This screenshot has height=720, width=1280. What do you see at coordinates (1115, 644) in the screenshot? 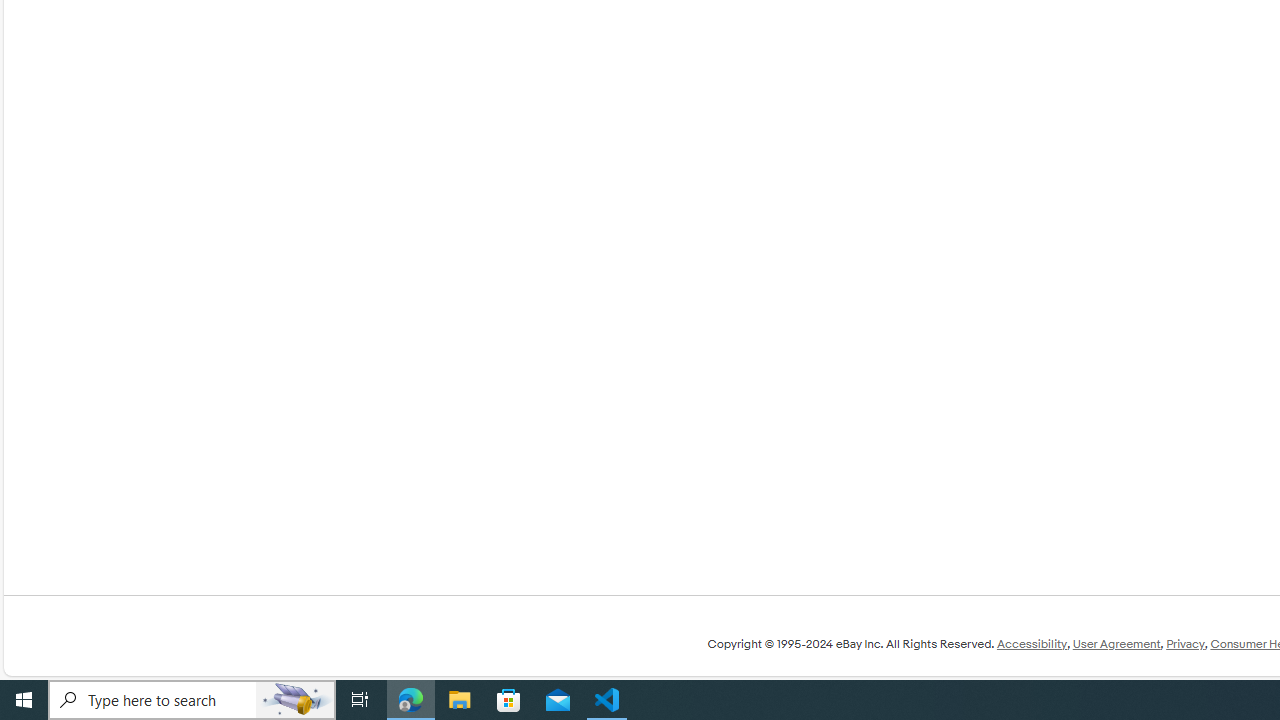
I see `'User Agreement'` at bounding box center [1115, 644].